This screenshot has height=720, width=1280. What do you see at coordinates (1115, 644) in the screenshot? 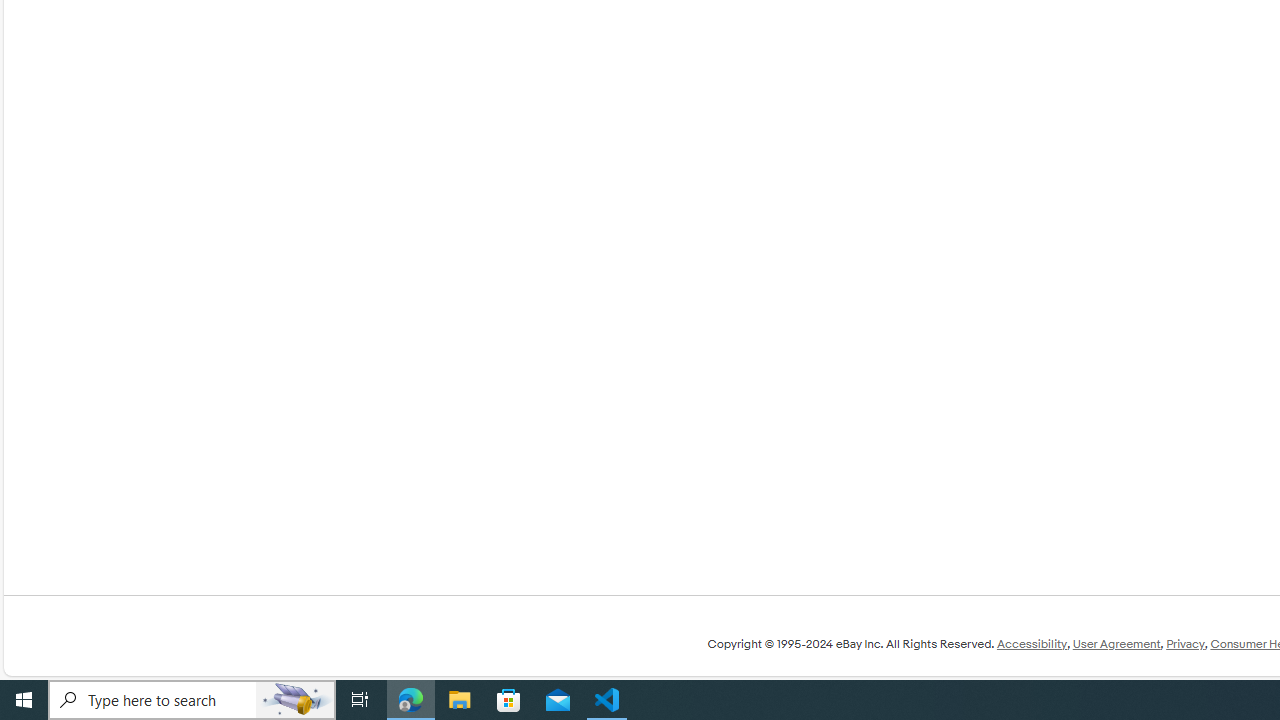
I see `'User Agreement'` at bounding box center [1115, 644].